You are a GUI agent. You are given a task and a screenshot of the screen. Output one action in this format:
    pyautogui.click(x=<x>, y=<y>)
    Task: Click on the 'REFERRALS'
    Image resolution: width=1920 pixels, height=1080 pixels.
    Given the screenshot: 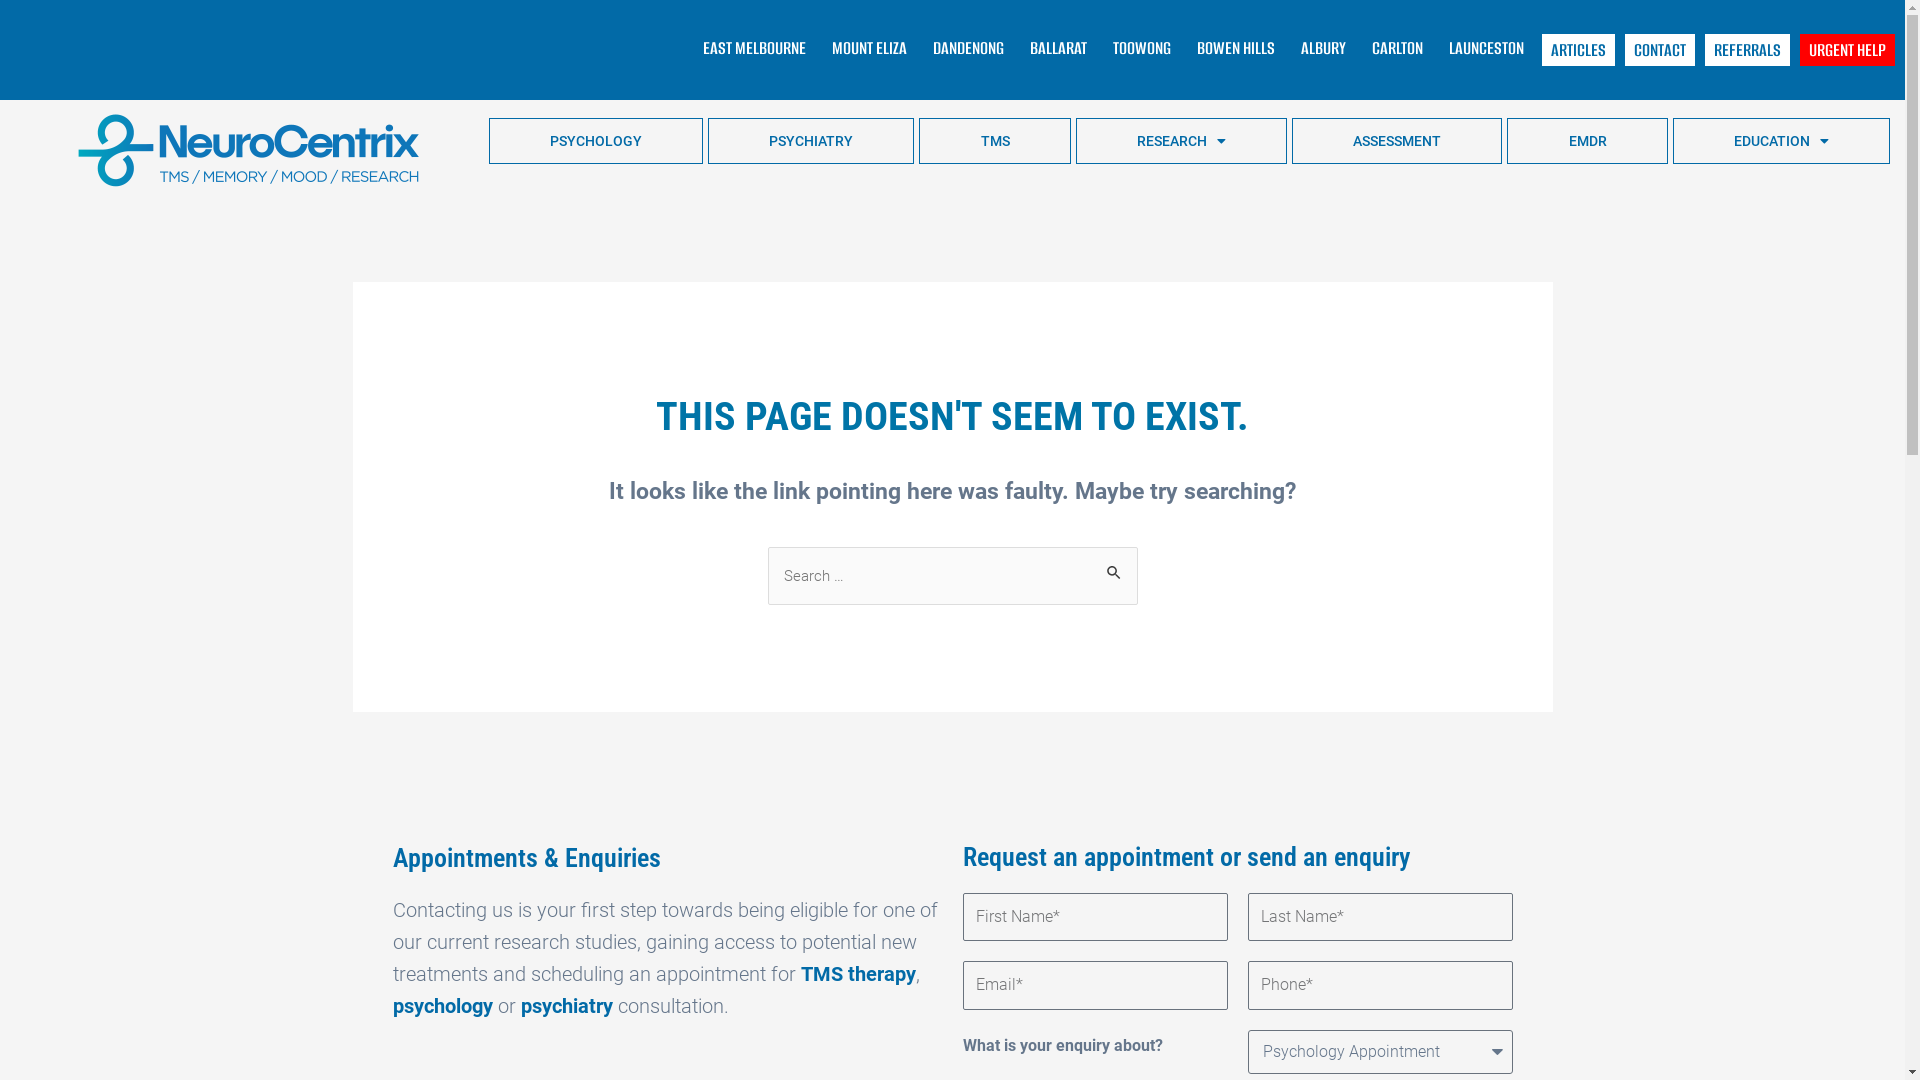 What is the action you would take?
    pyautogui.click(x=1746, y=49)
    